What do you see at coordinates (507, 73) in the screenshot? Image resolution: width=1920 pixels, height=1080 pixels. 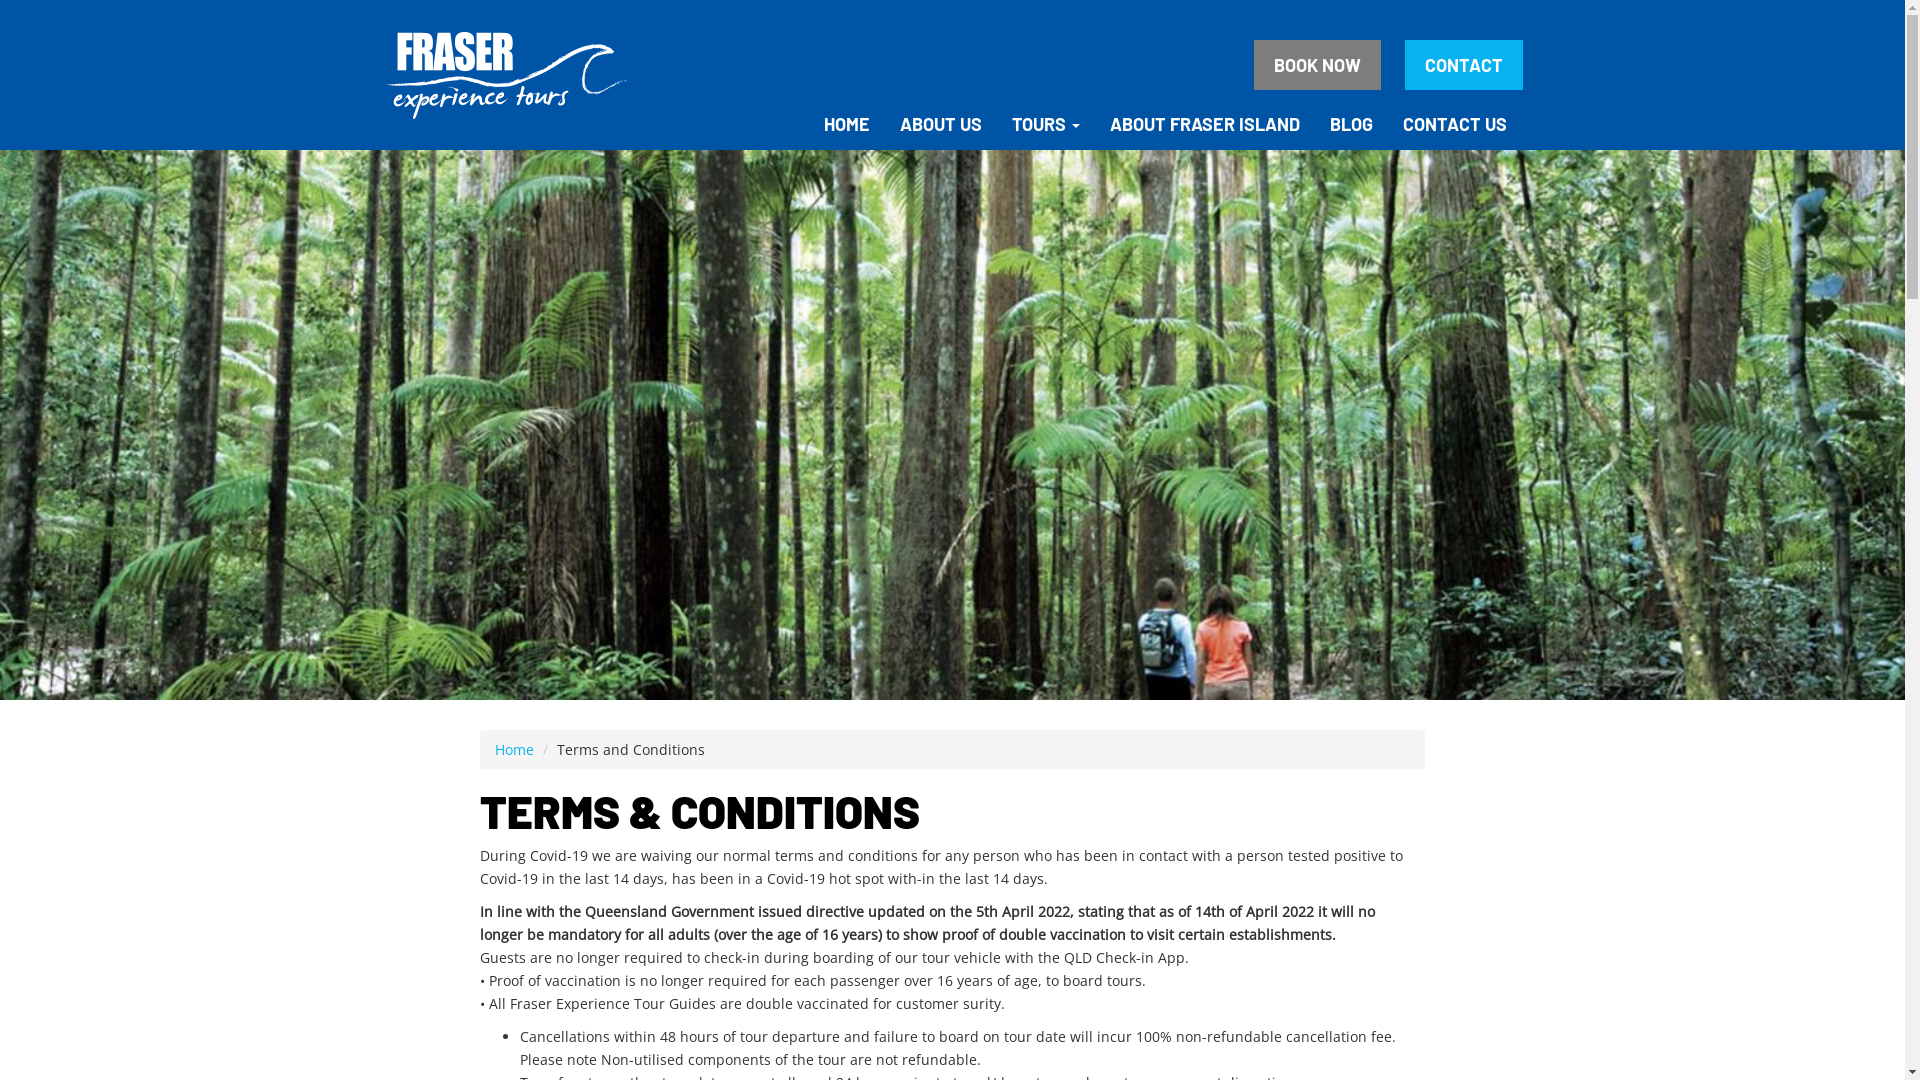 I see `'Fraser Experience Tours  Logo'` at bounding box center [507, 73].